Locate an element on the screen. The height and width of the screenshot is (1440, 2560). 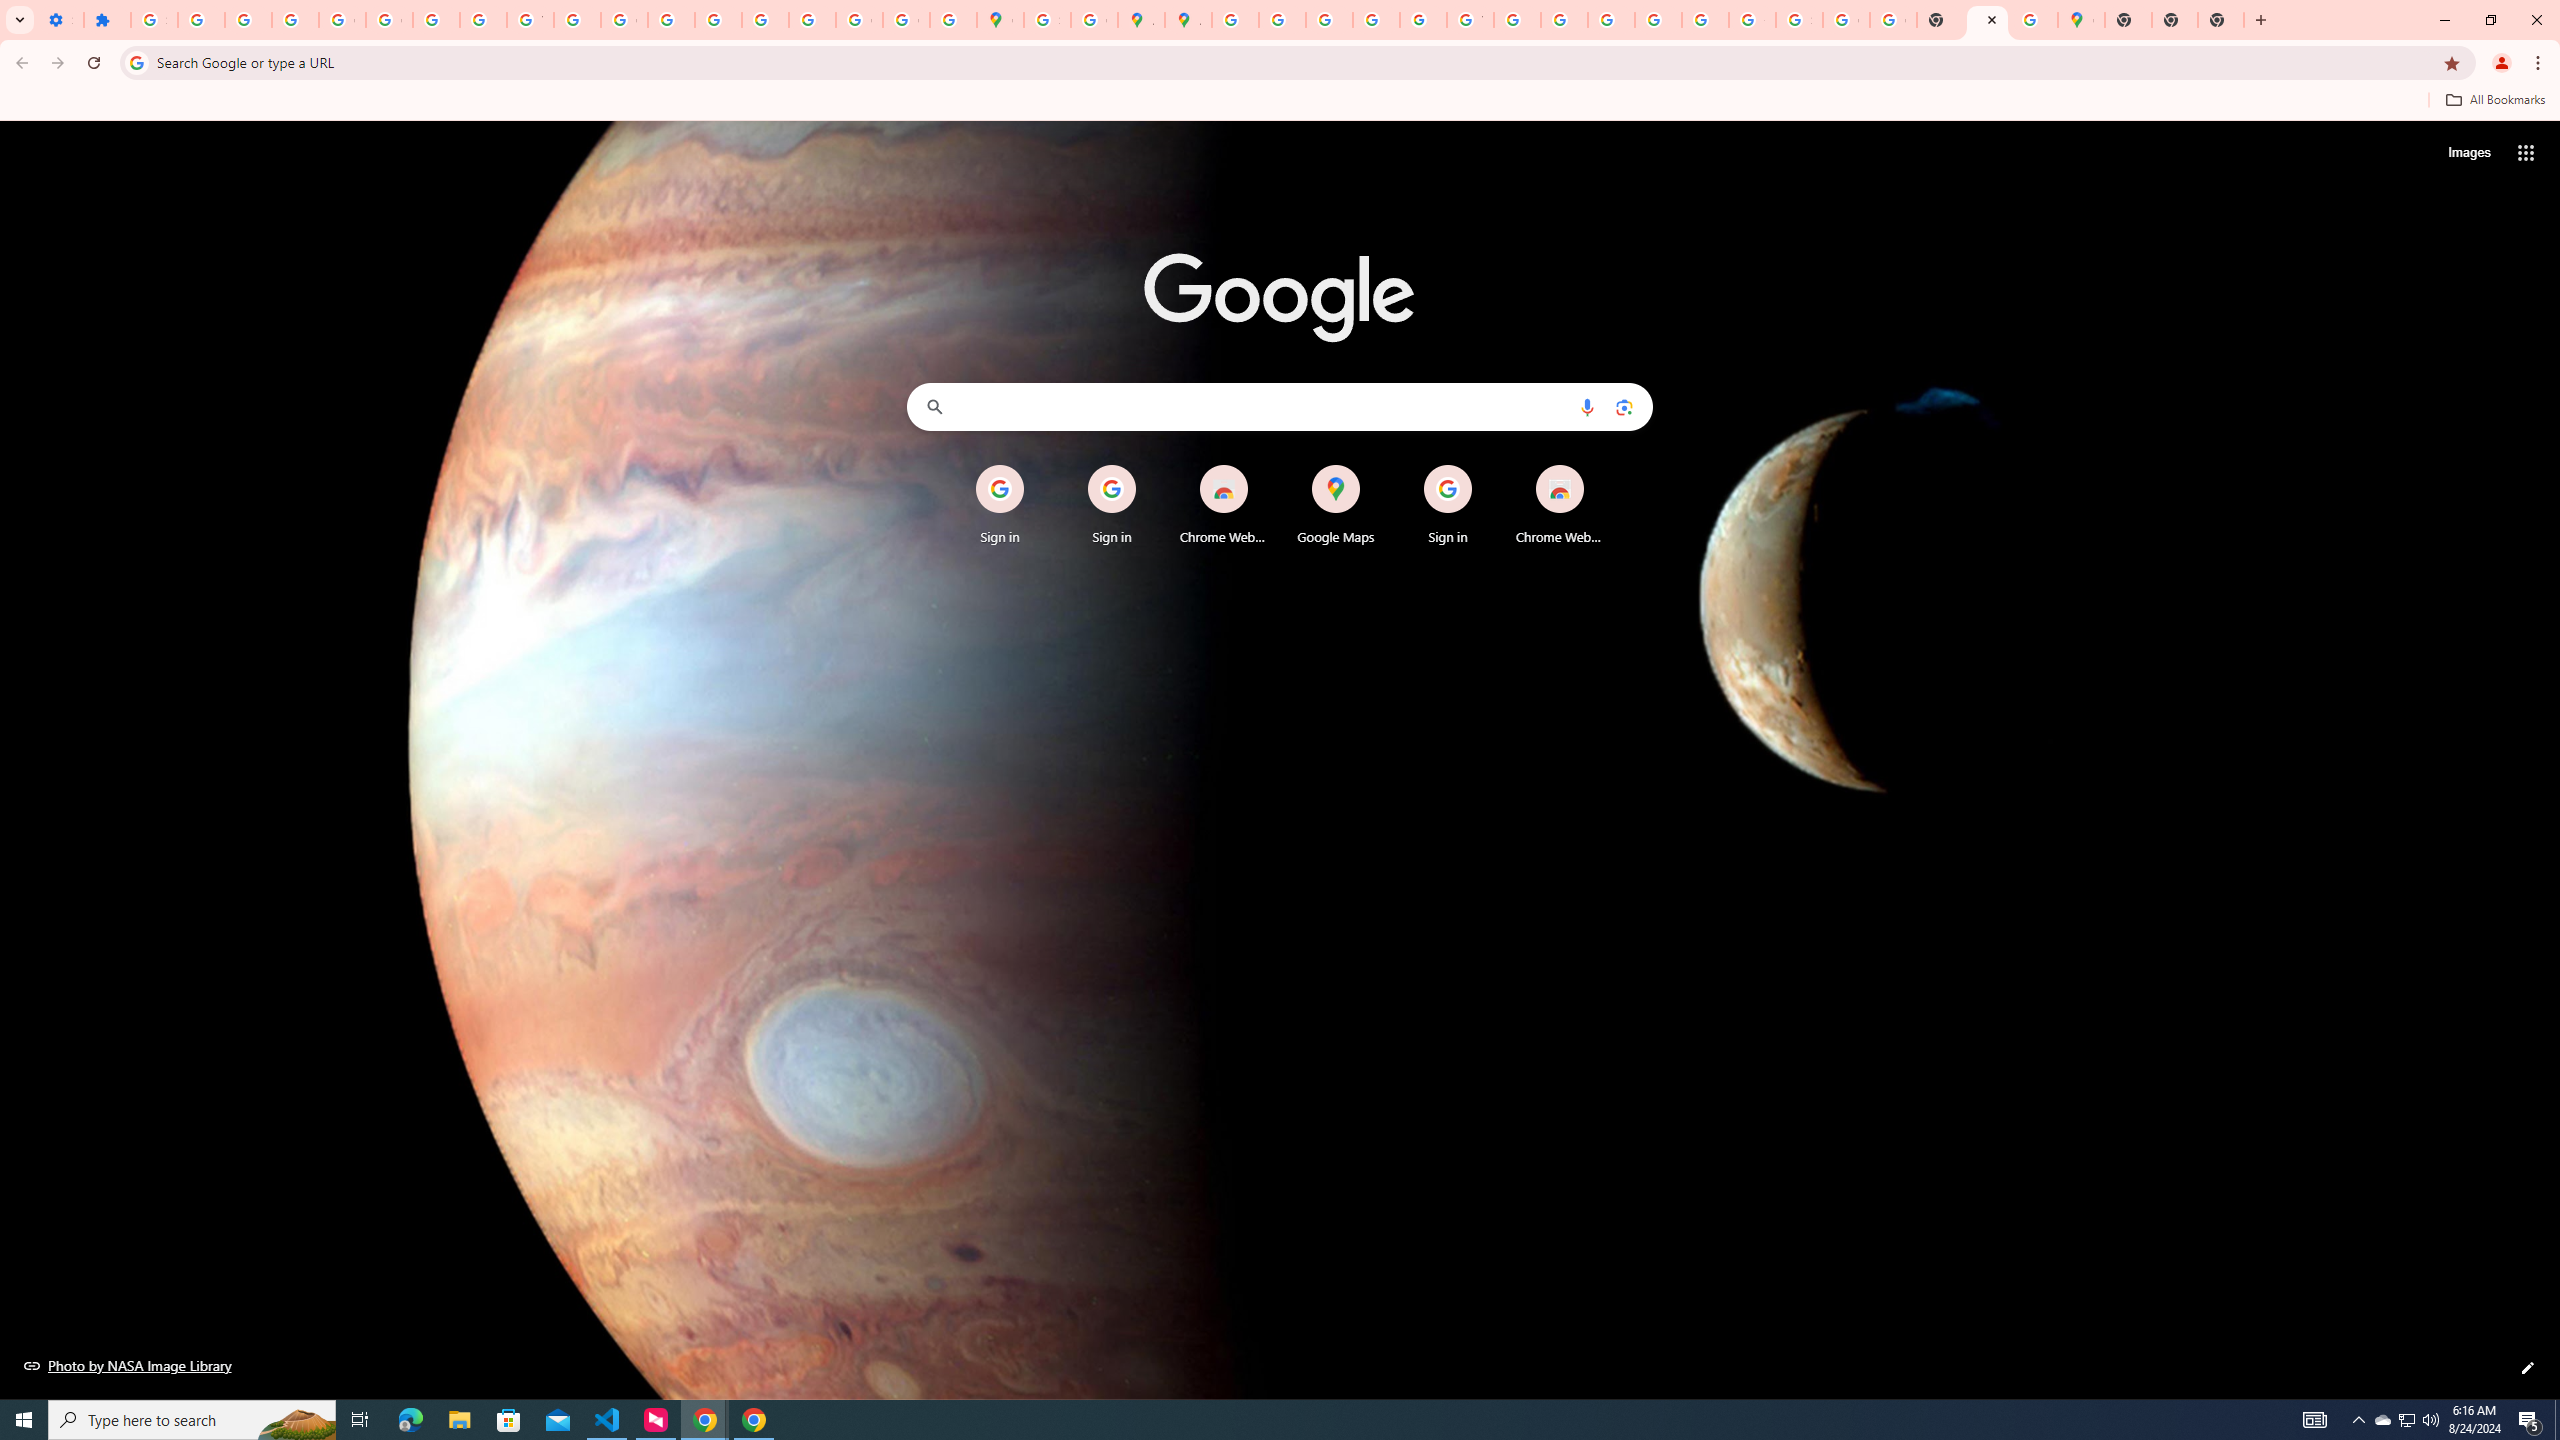
'New Tab' is located at coordinates (2127, 19).